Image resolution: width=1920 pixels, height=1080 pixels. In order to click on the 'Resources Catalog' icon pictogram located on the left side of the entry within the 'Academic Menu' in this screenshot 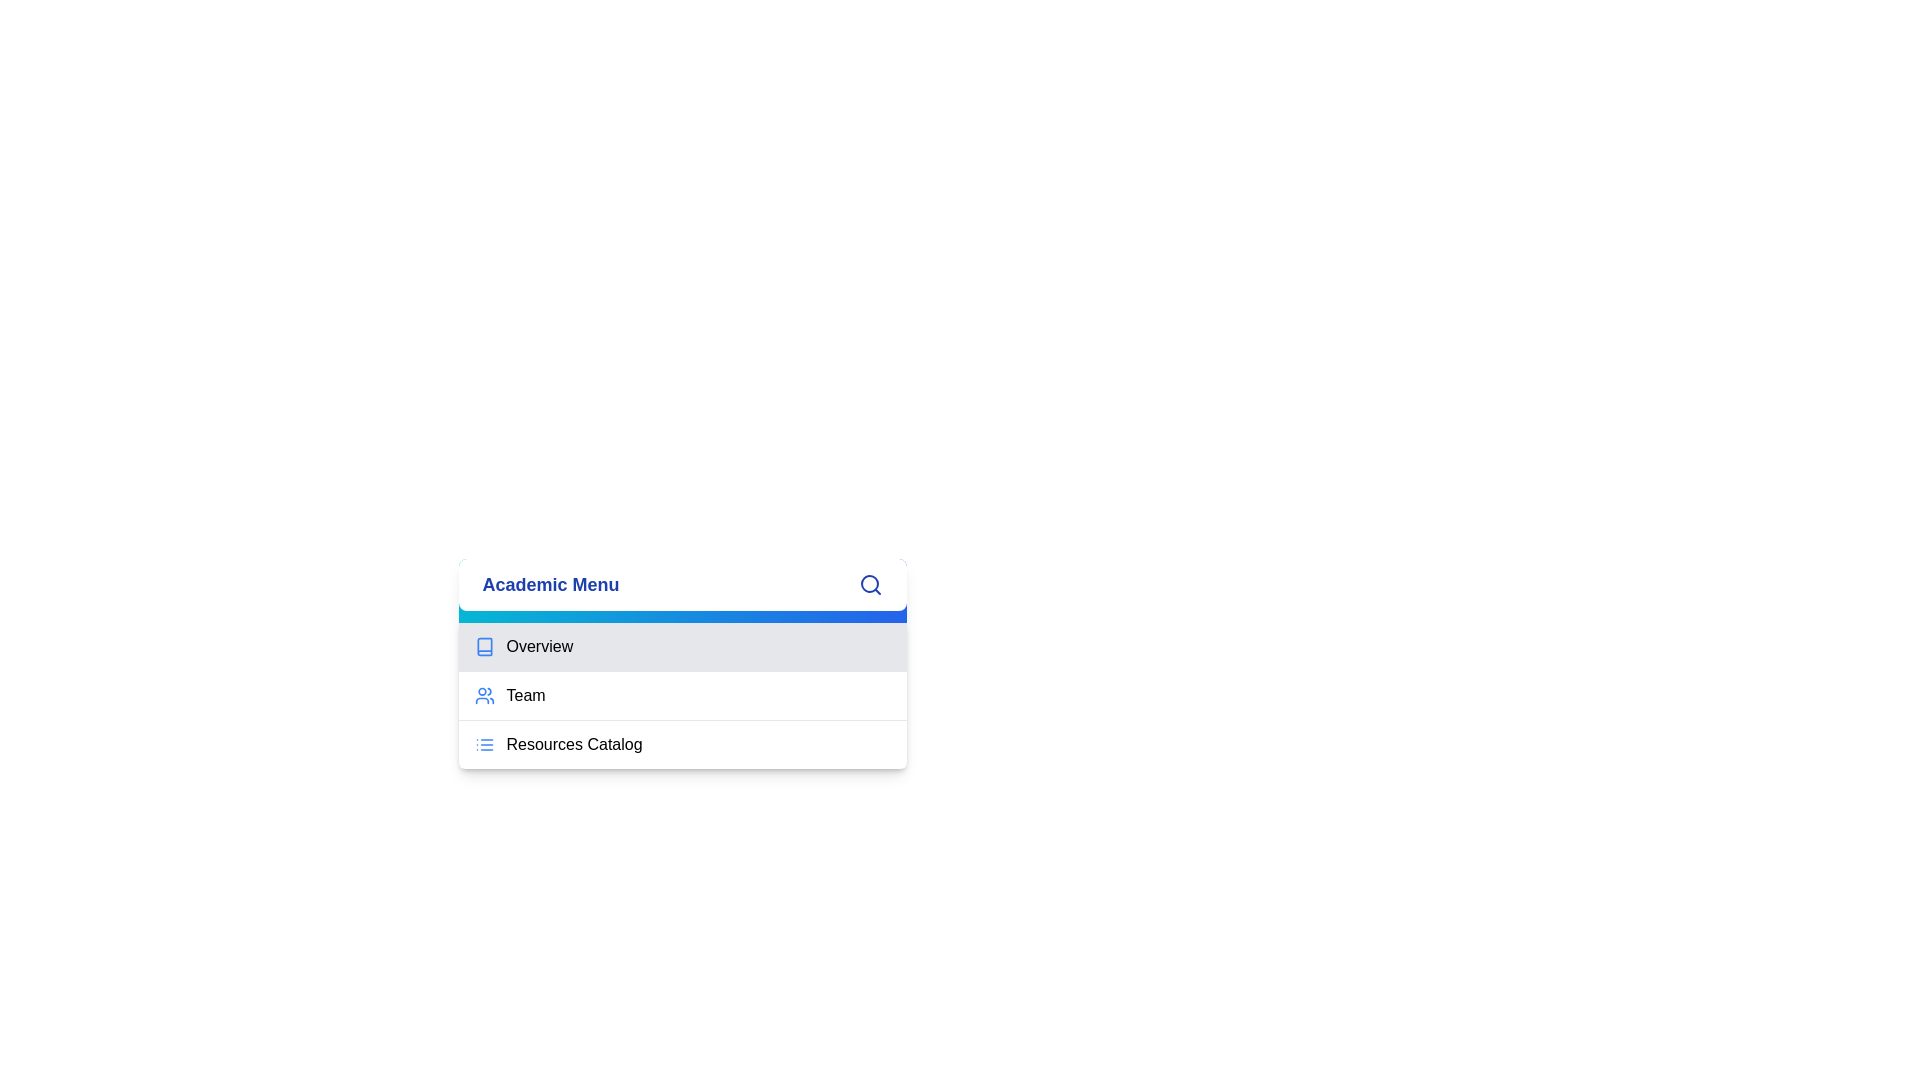, I will do `click(484, 744)`.